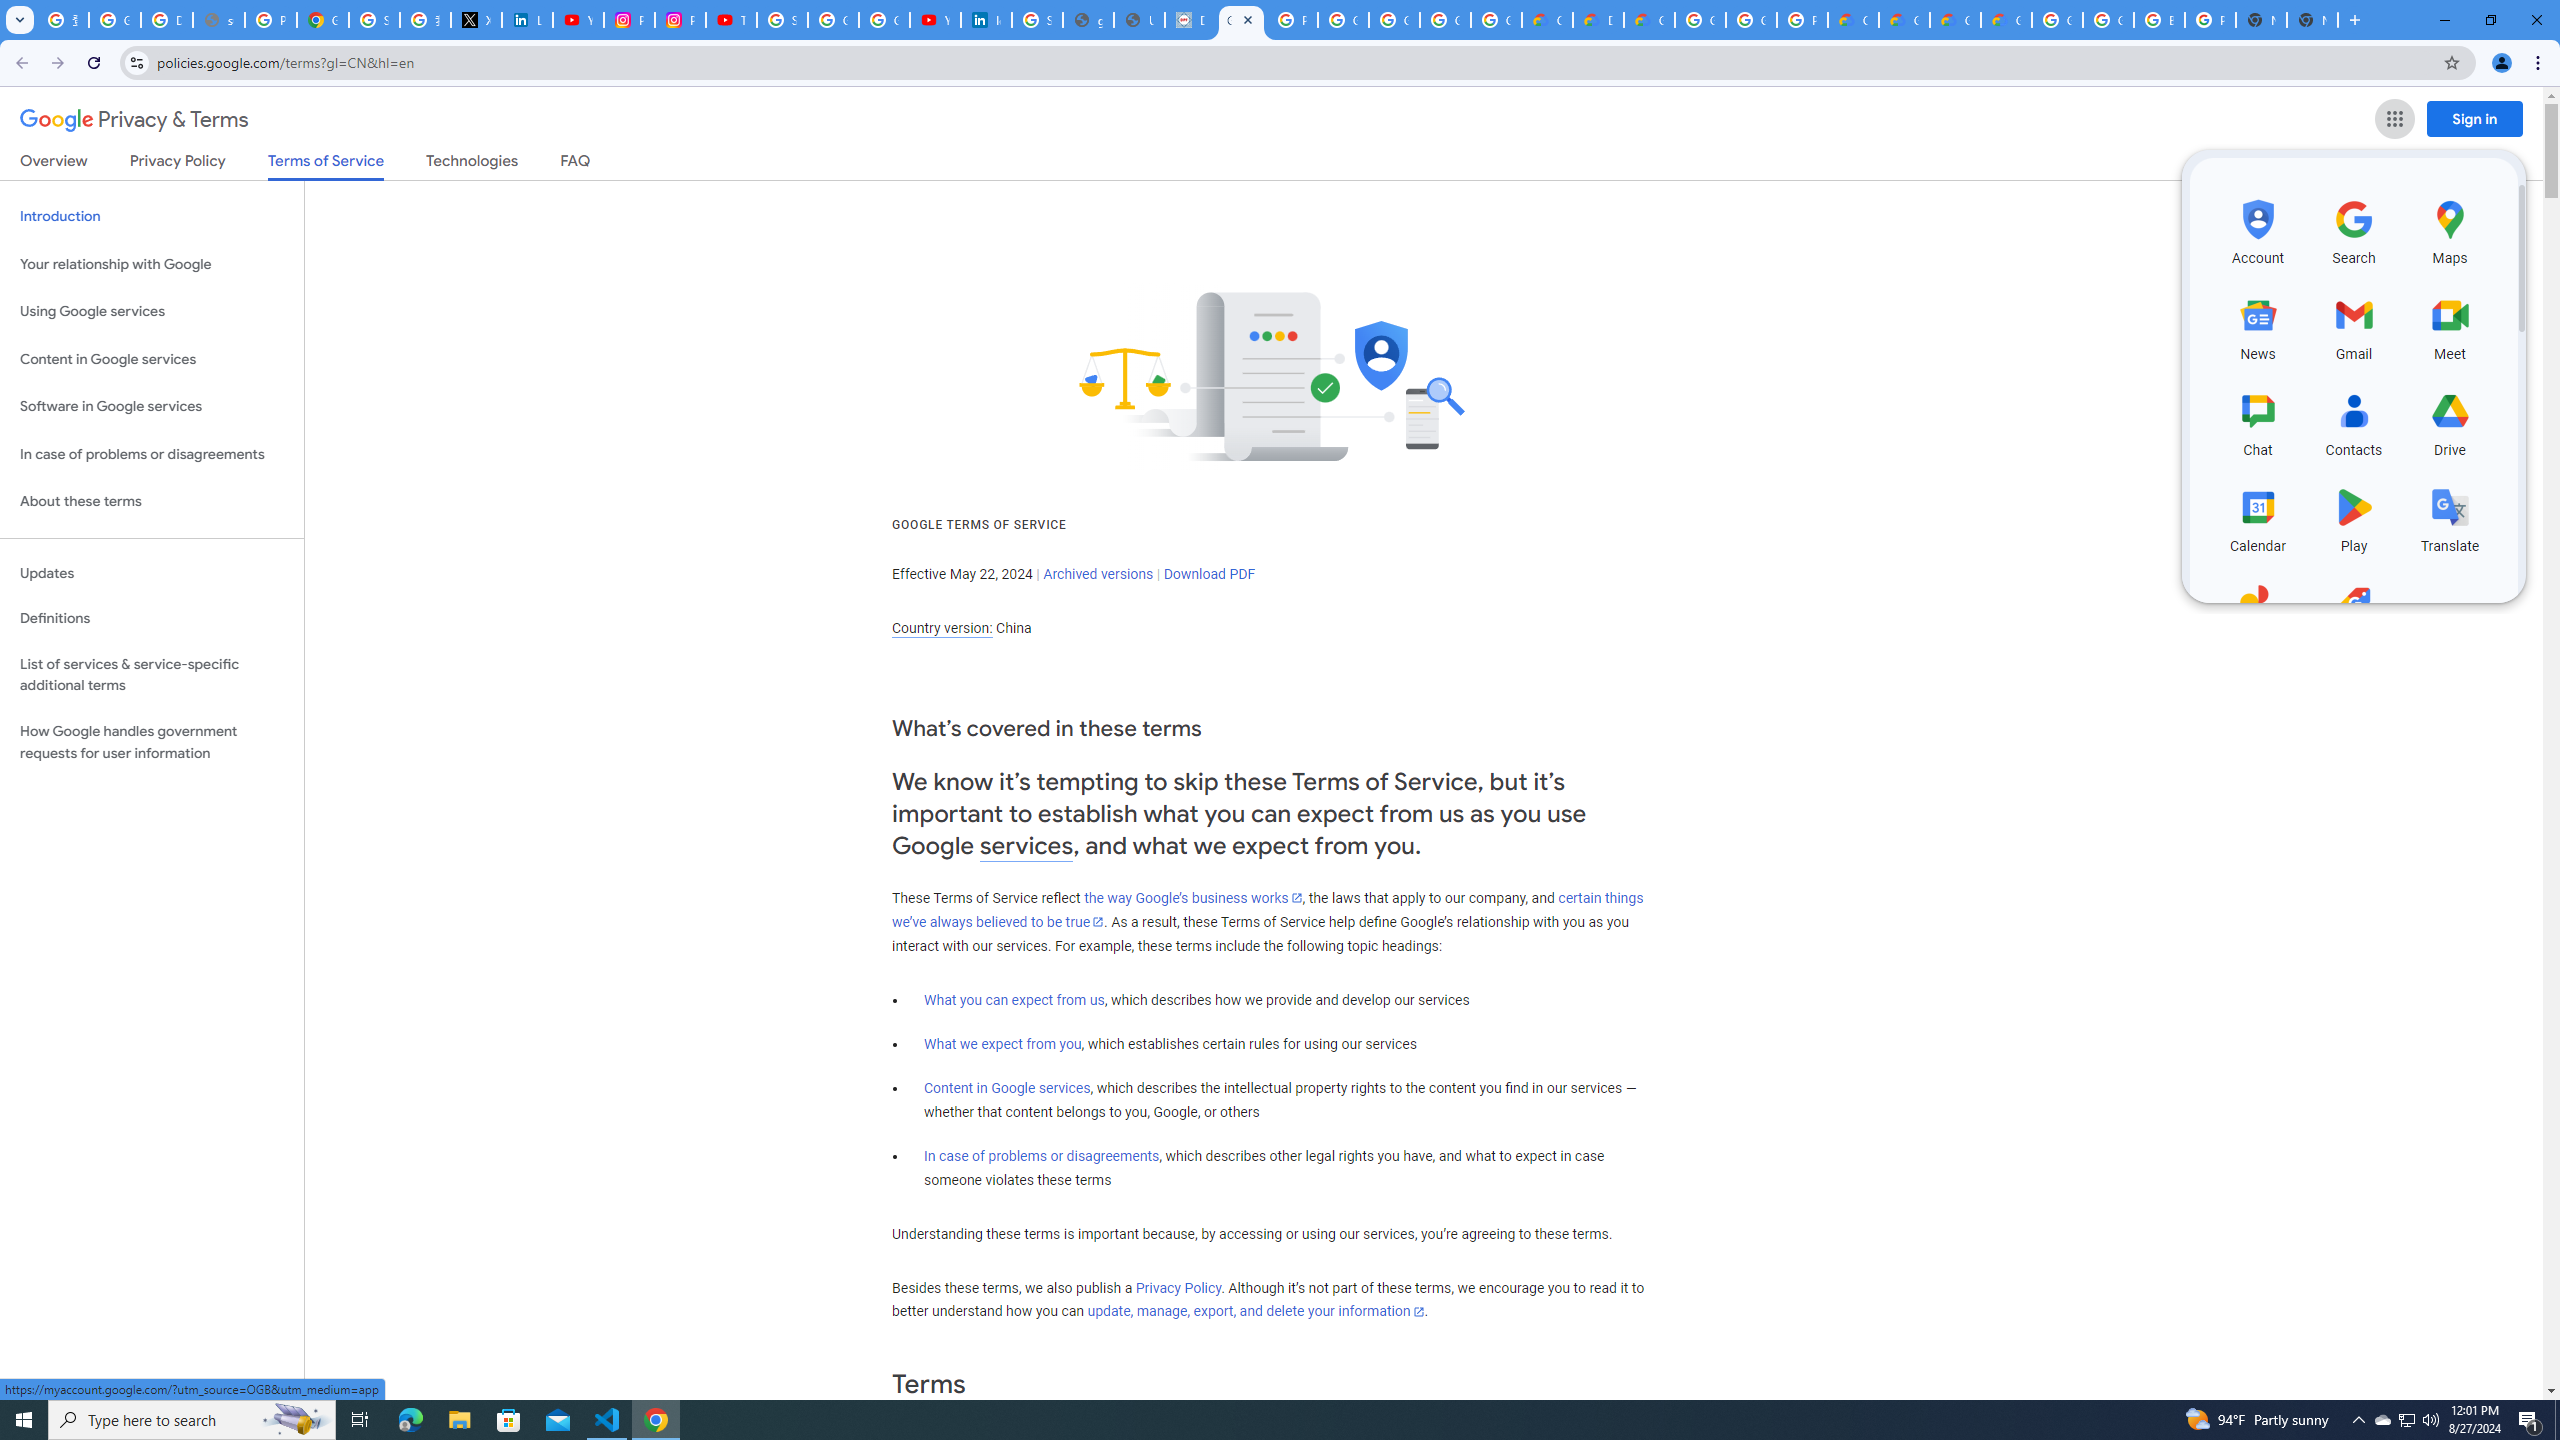  What do you see at coordinates (151, 674) in the screenshot?
I see `'List of services & service-specific additional terms'` at bounding box center [151, 674].